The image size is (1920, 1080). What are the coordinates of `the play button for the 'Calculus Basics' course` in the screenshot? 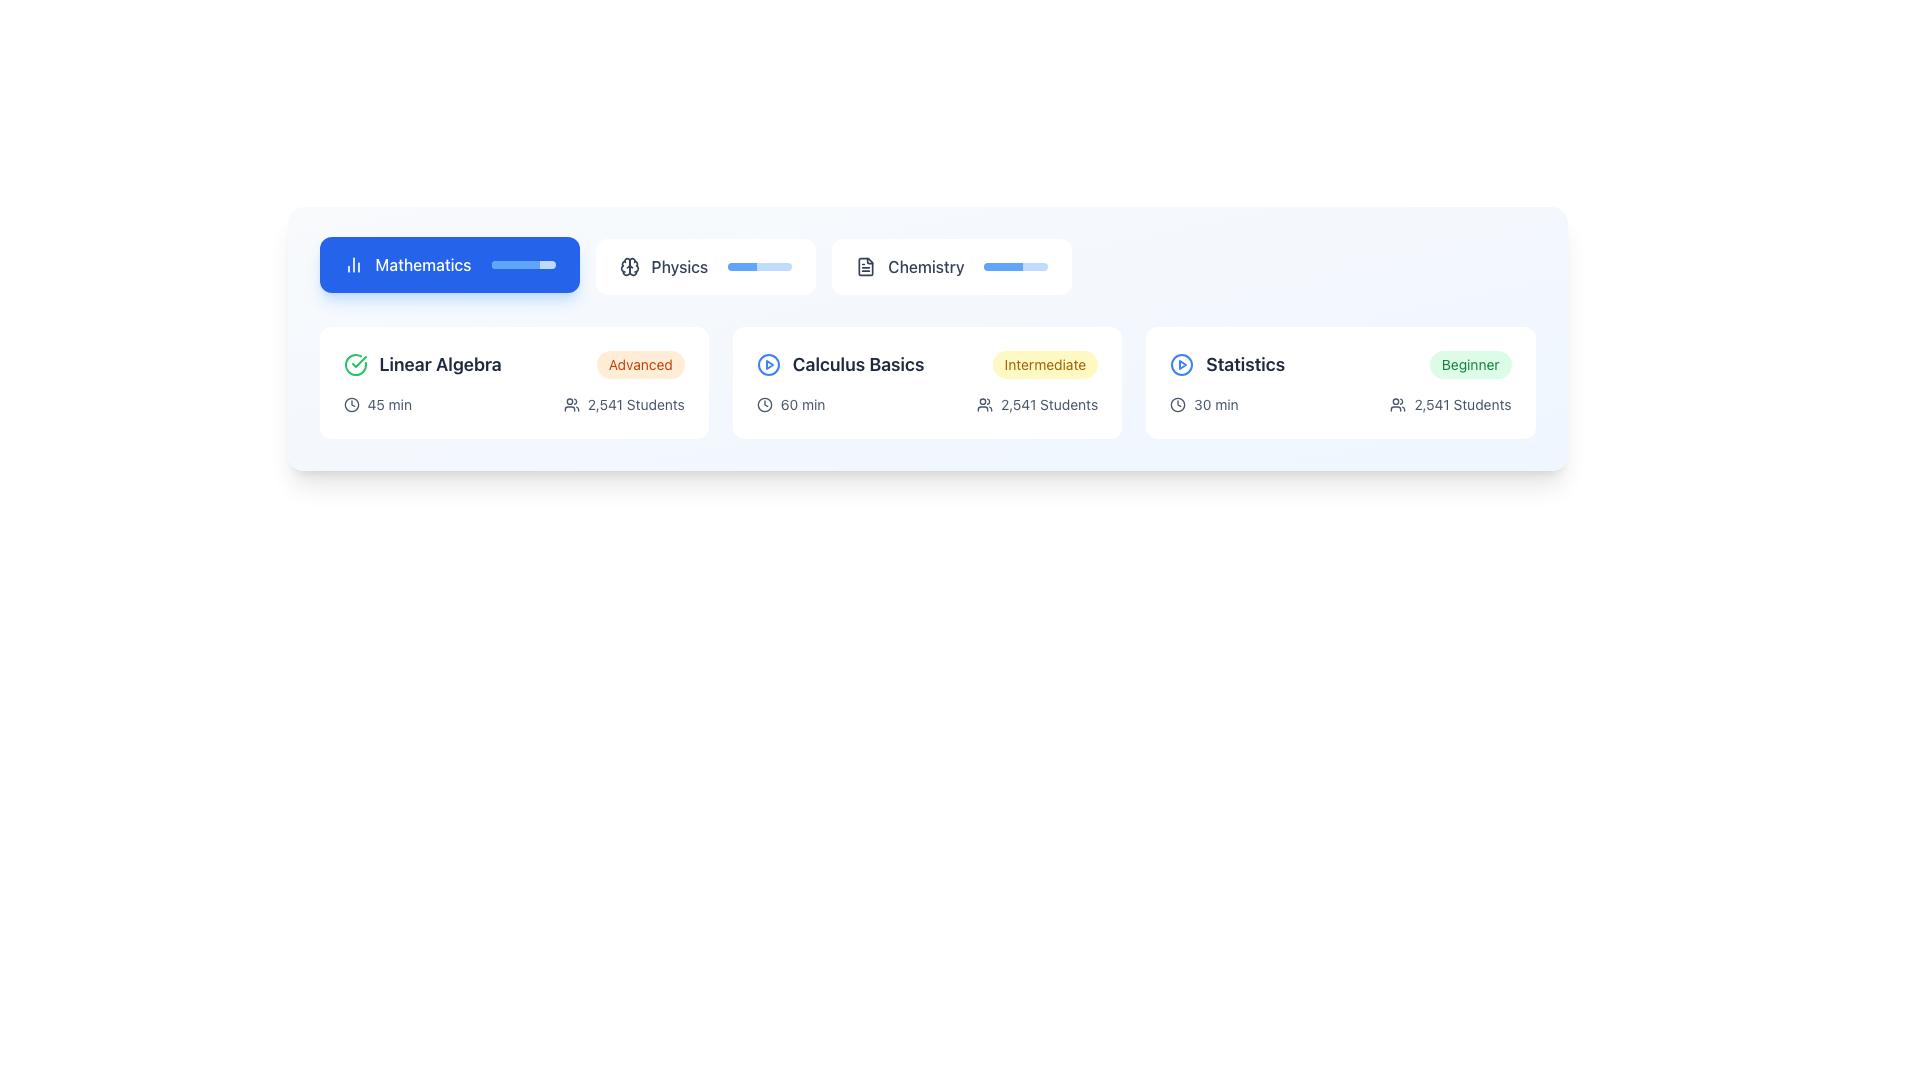 It's located at (767, 365).